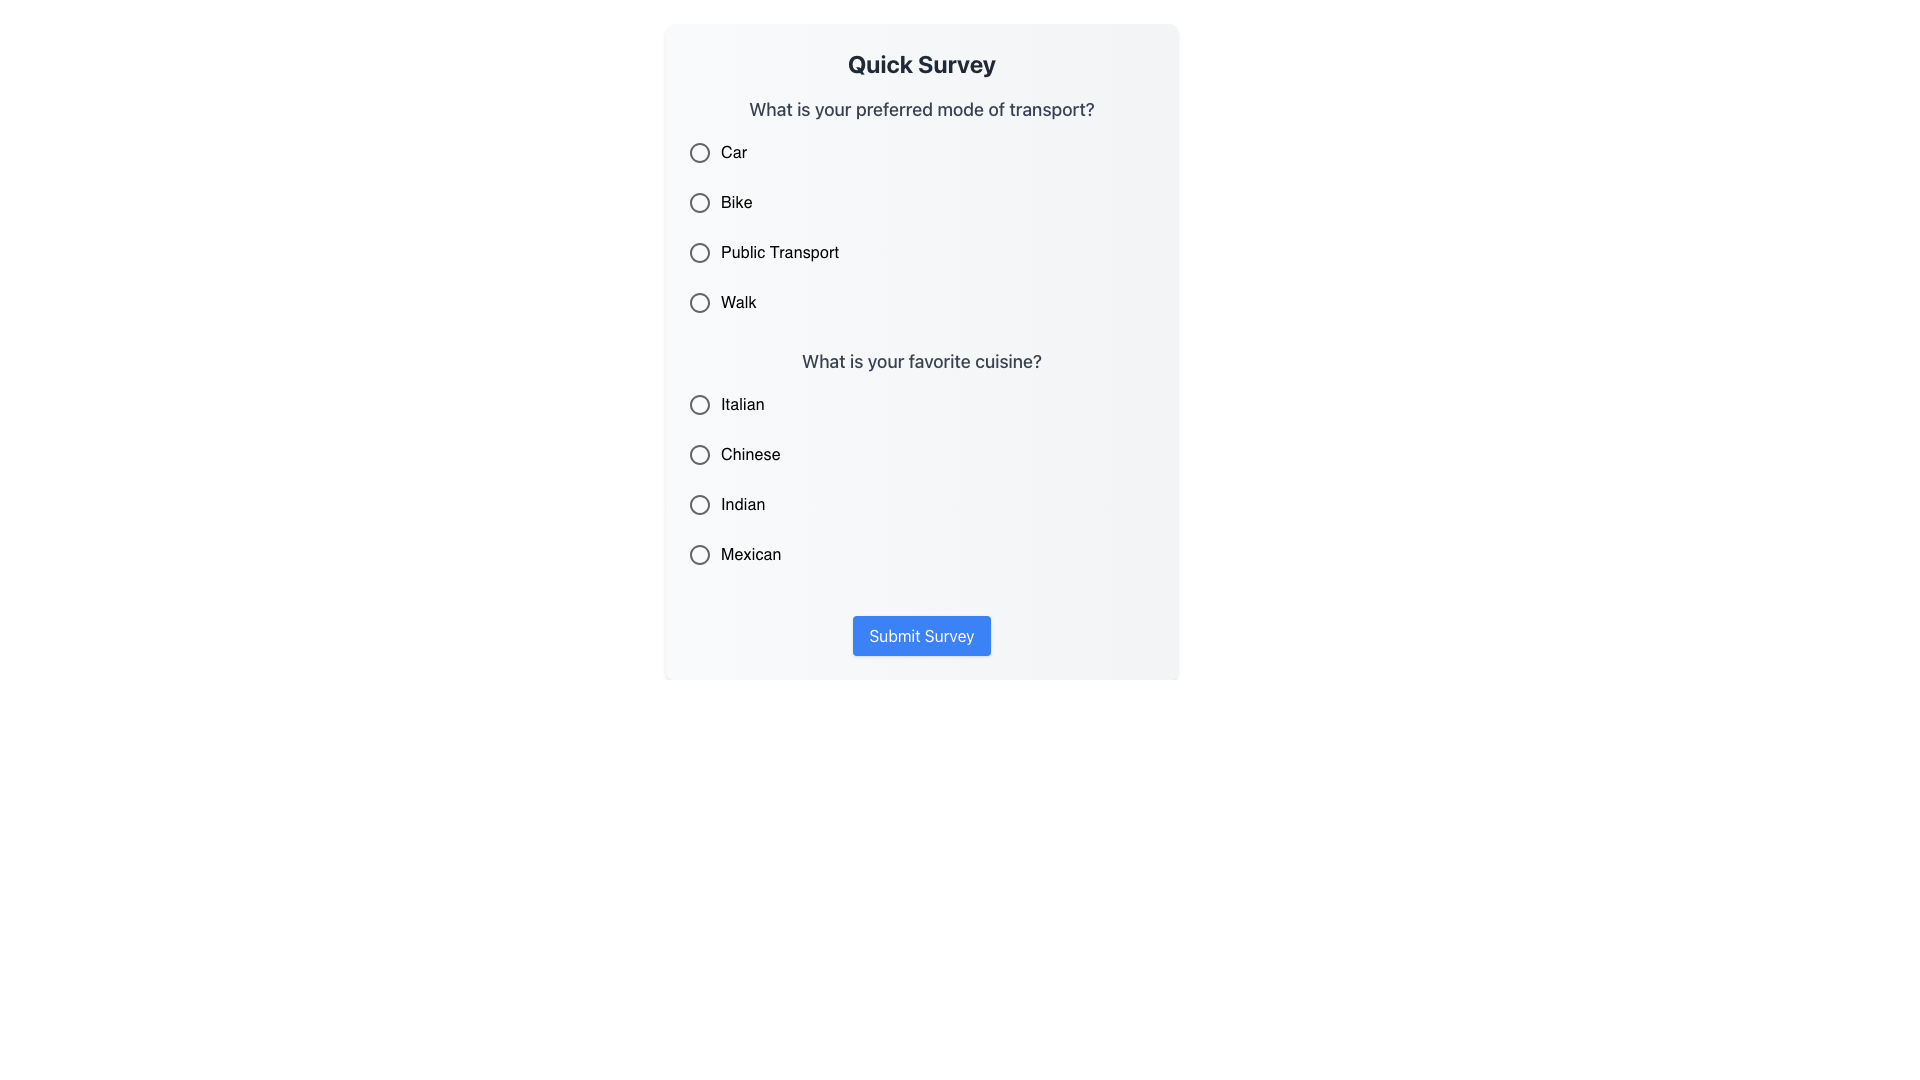  I want to click on the text label that indicates the 'Indian' option in the survey's cuisine selection section, which is positioned below 'Italian' and 'Chinese', so click(742, 504).